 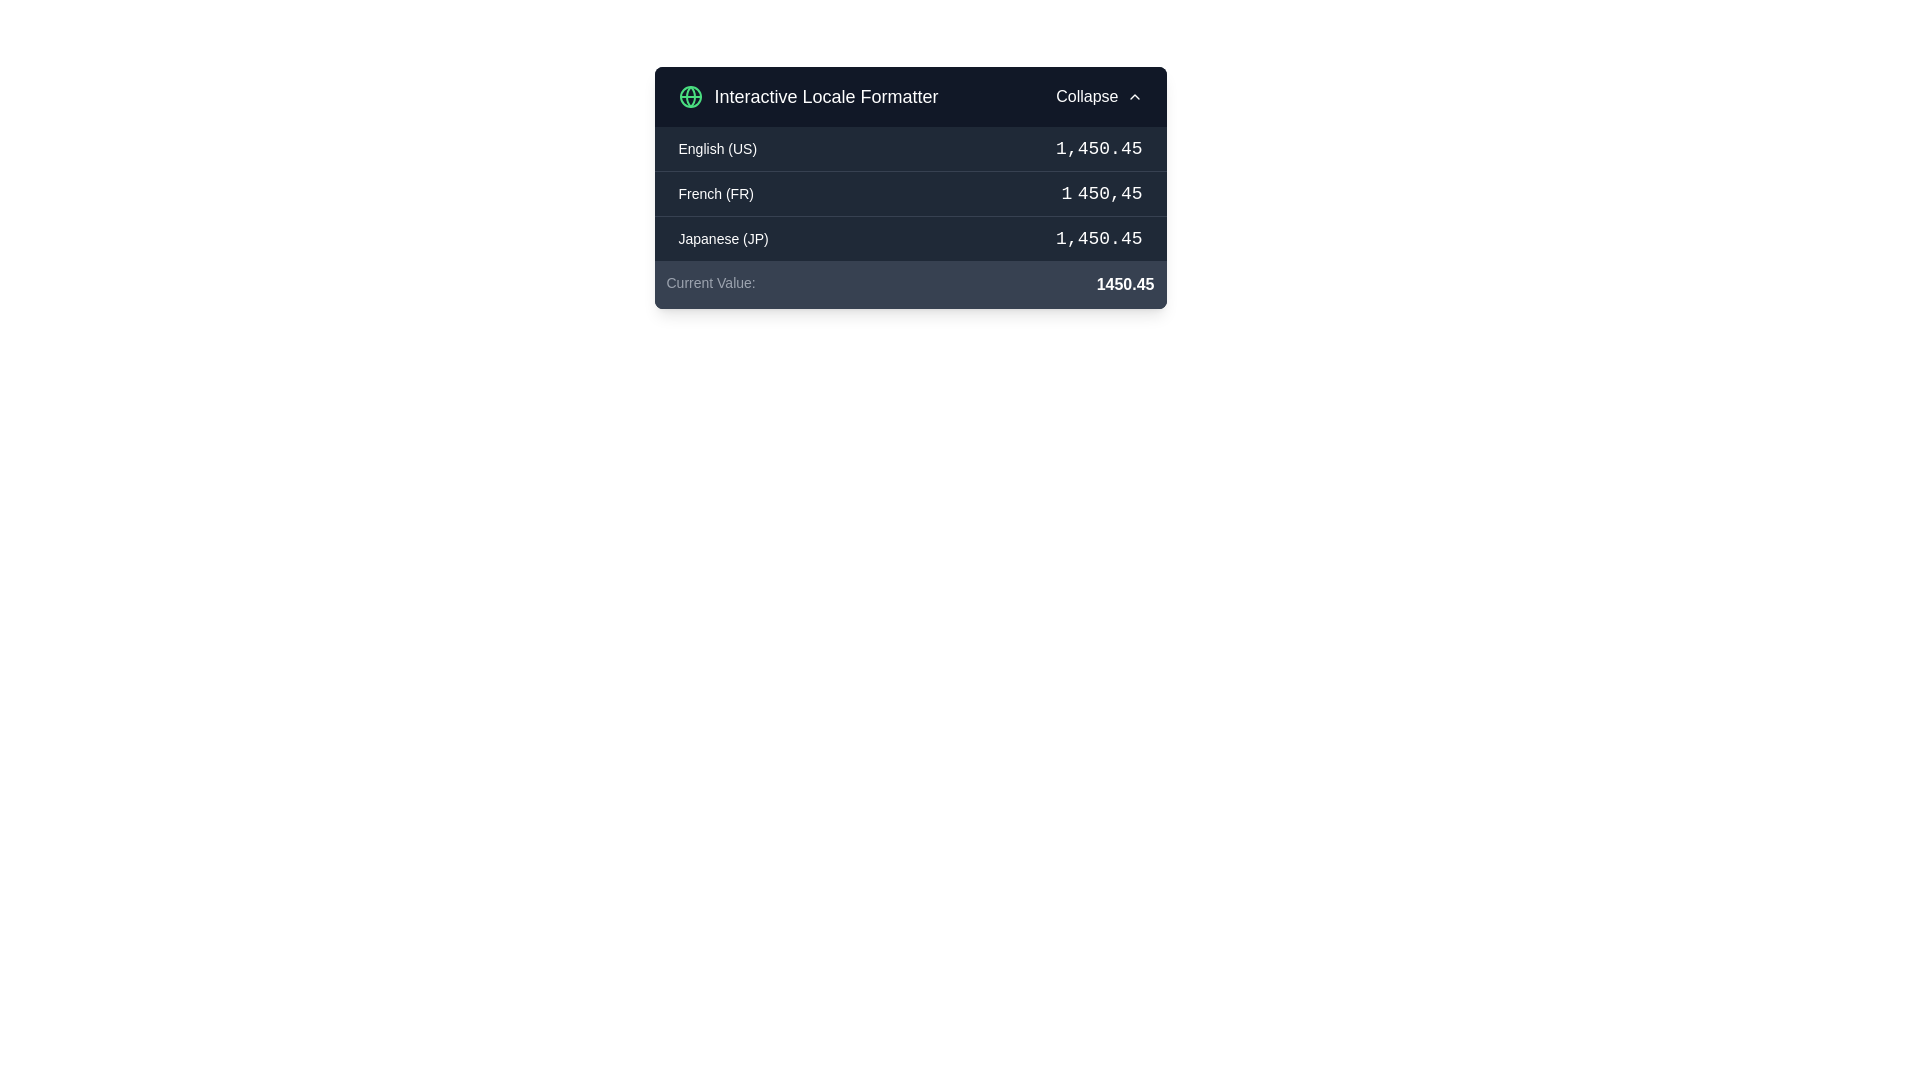 I want to click on the green circular icon representing global or international aspects, located to the left of the 'Interactive Locale Formatter' text, so click(x=690, y=96).